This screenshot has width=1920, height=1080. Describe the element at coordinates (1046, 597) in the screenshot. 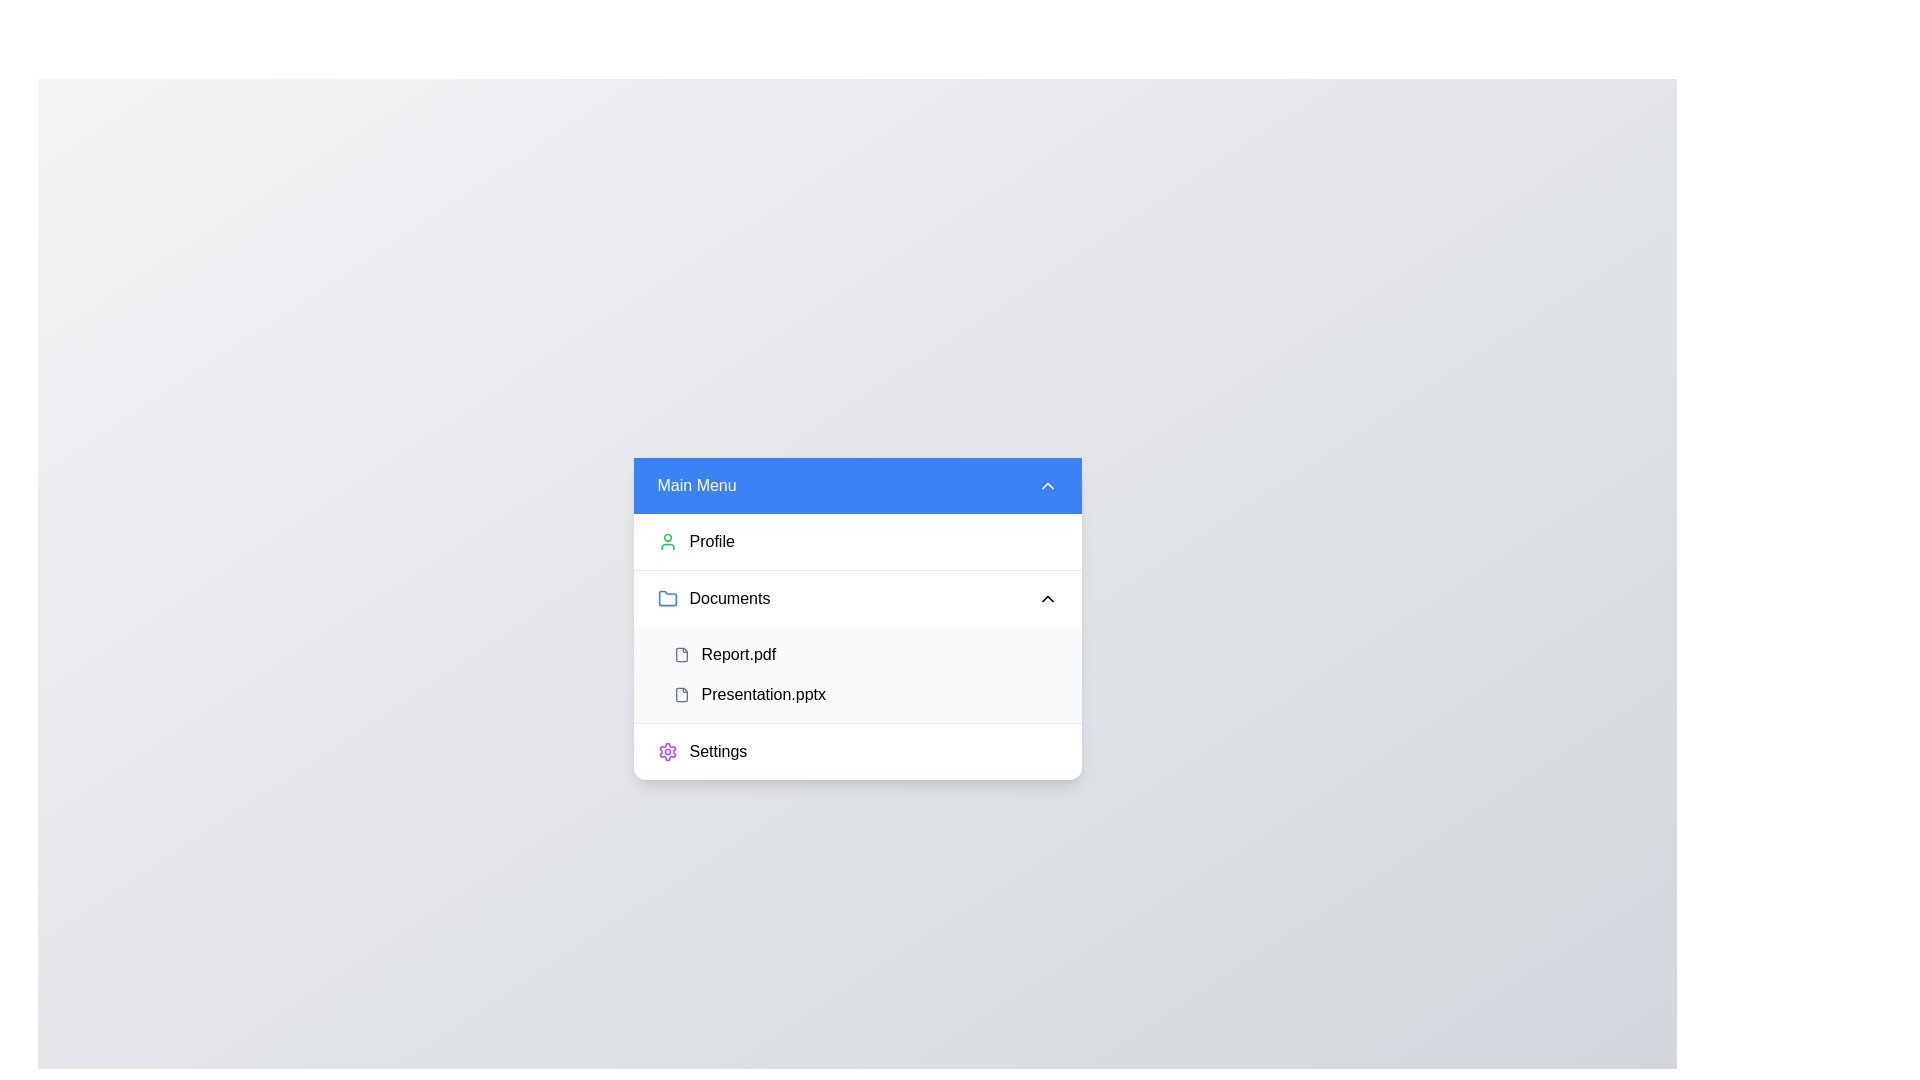

I see `the upward-pointing arrow icon next to the 'Documents' entry in the menu` at that location.